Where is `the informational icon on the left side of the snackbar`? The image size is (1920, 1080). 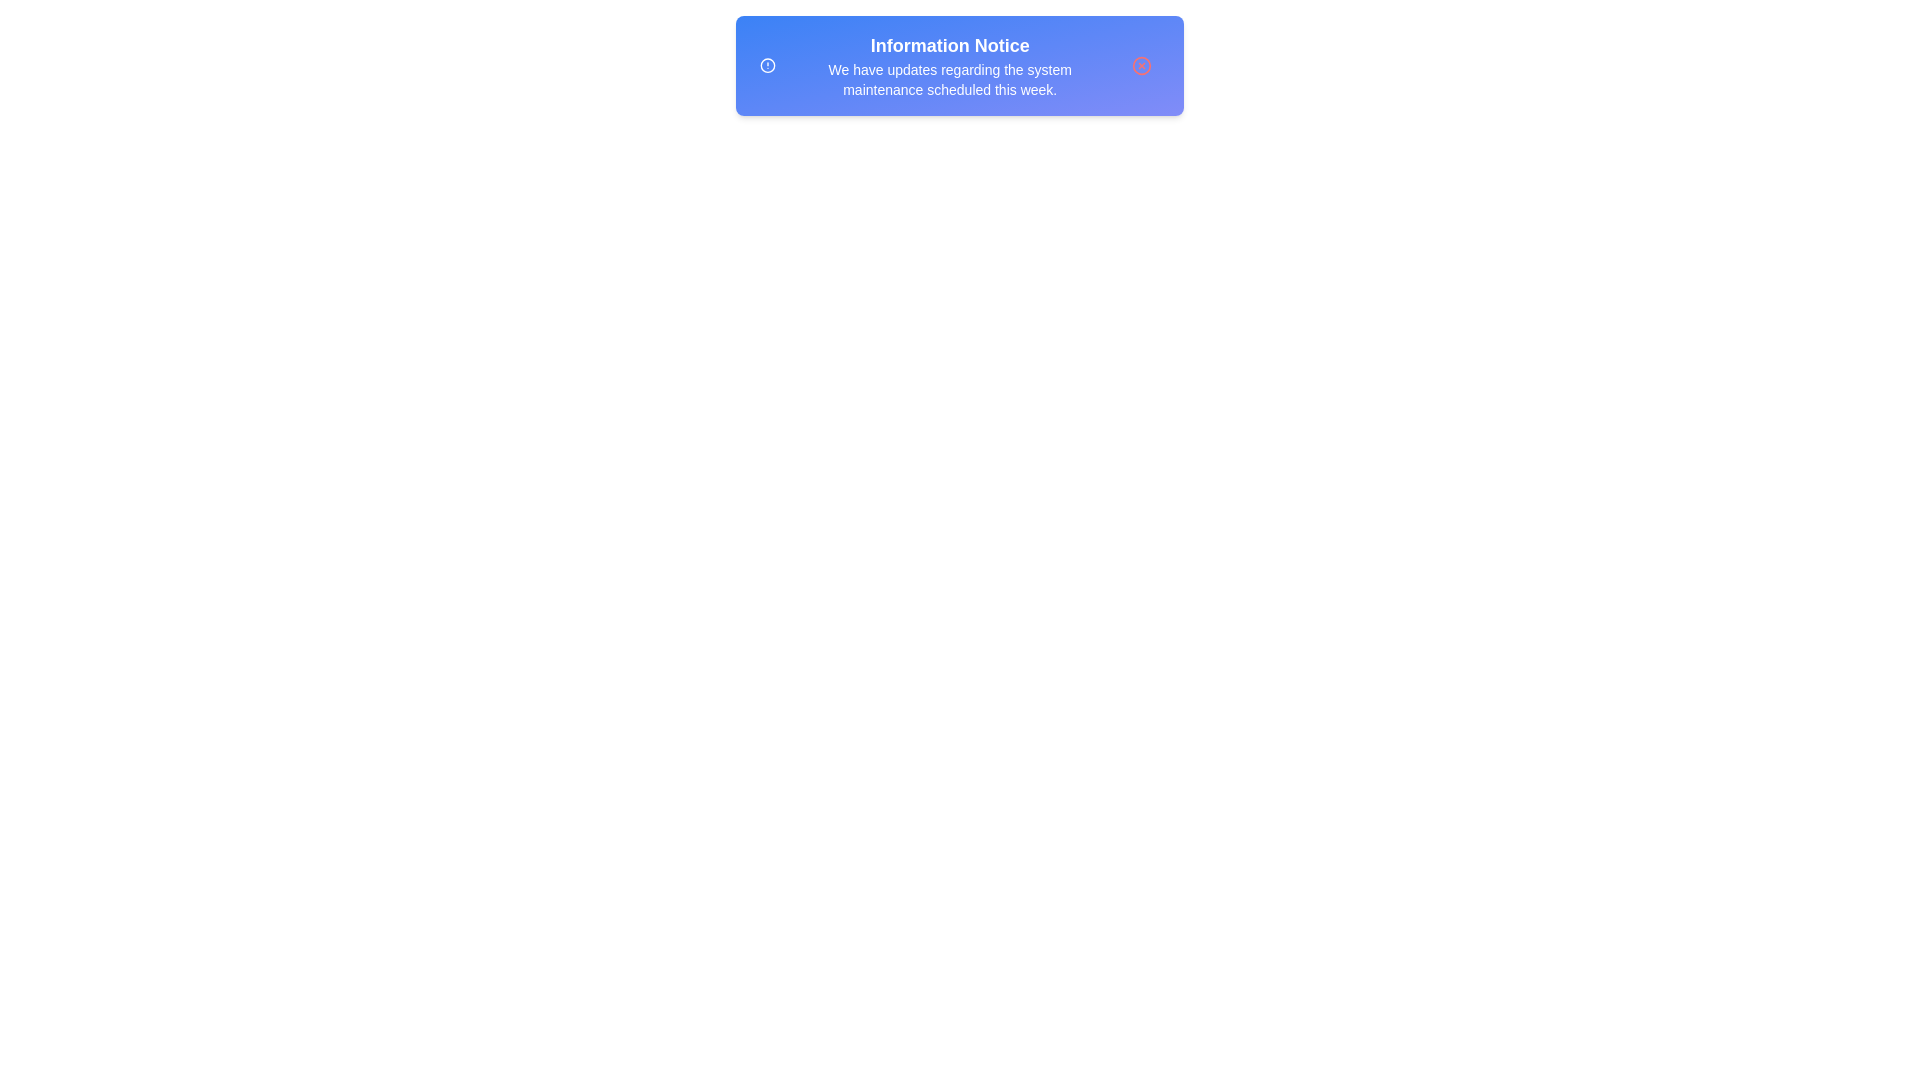 the informational icon on the left side of the snackbar is located at coordinates (767, 64).